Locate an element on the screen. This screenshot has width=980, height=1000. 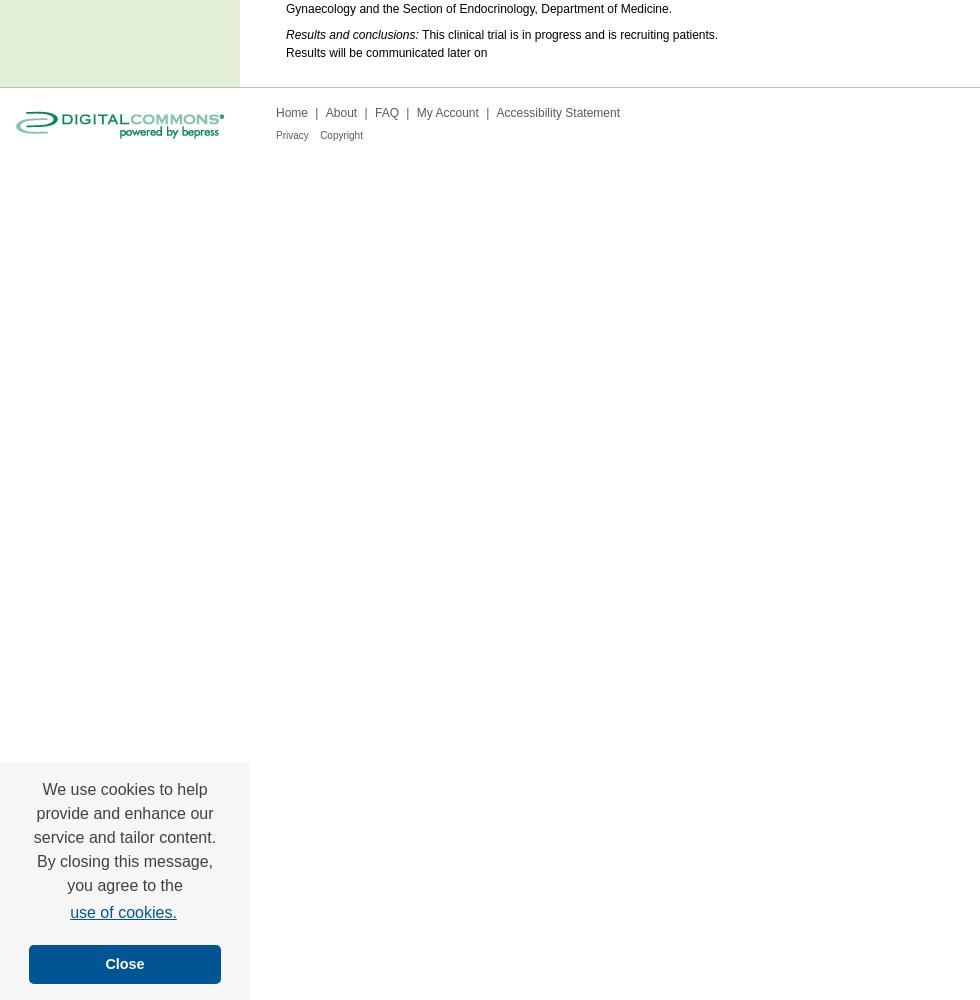
'Accessibility Statement' is located at coordinates (558, 112).